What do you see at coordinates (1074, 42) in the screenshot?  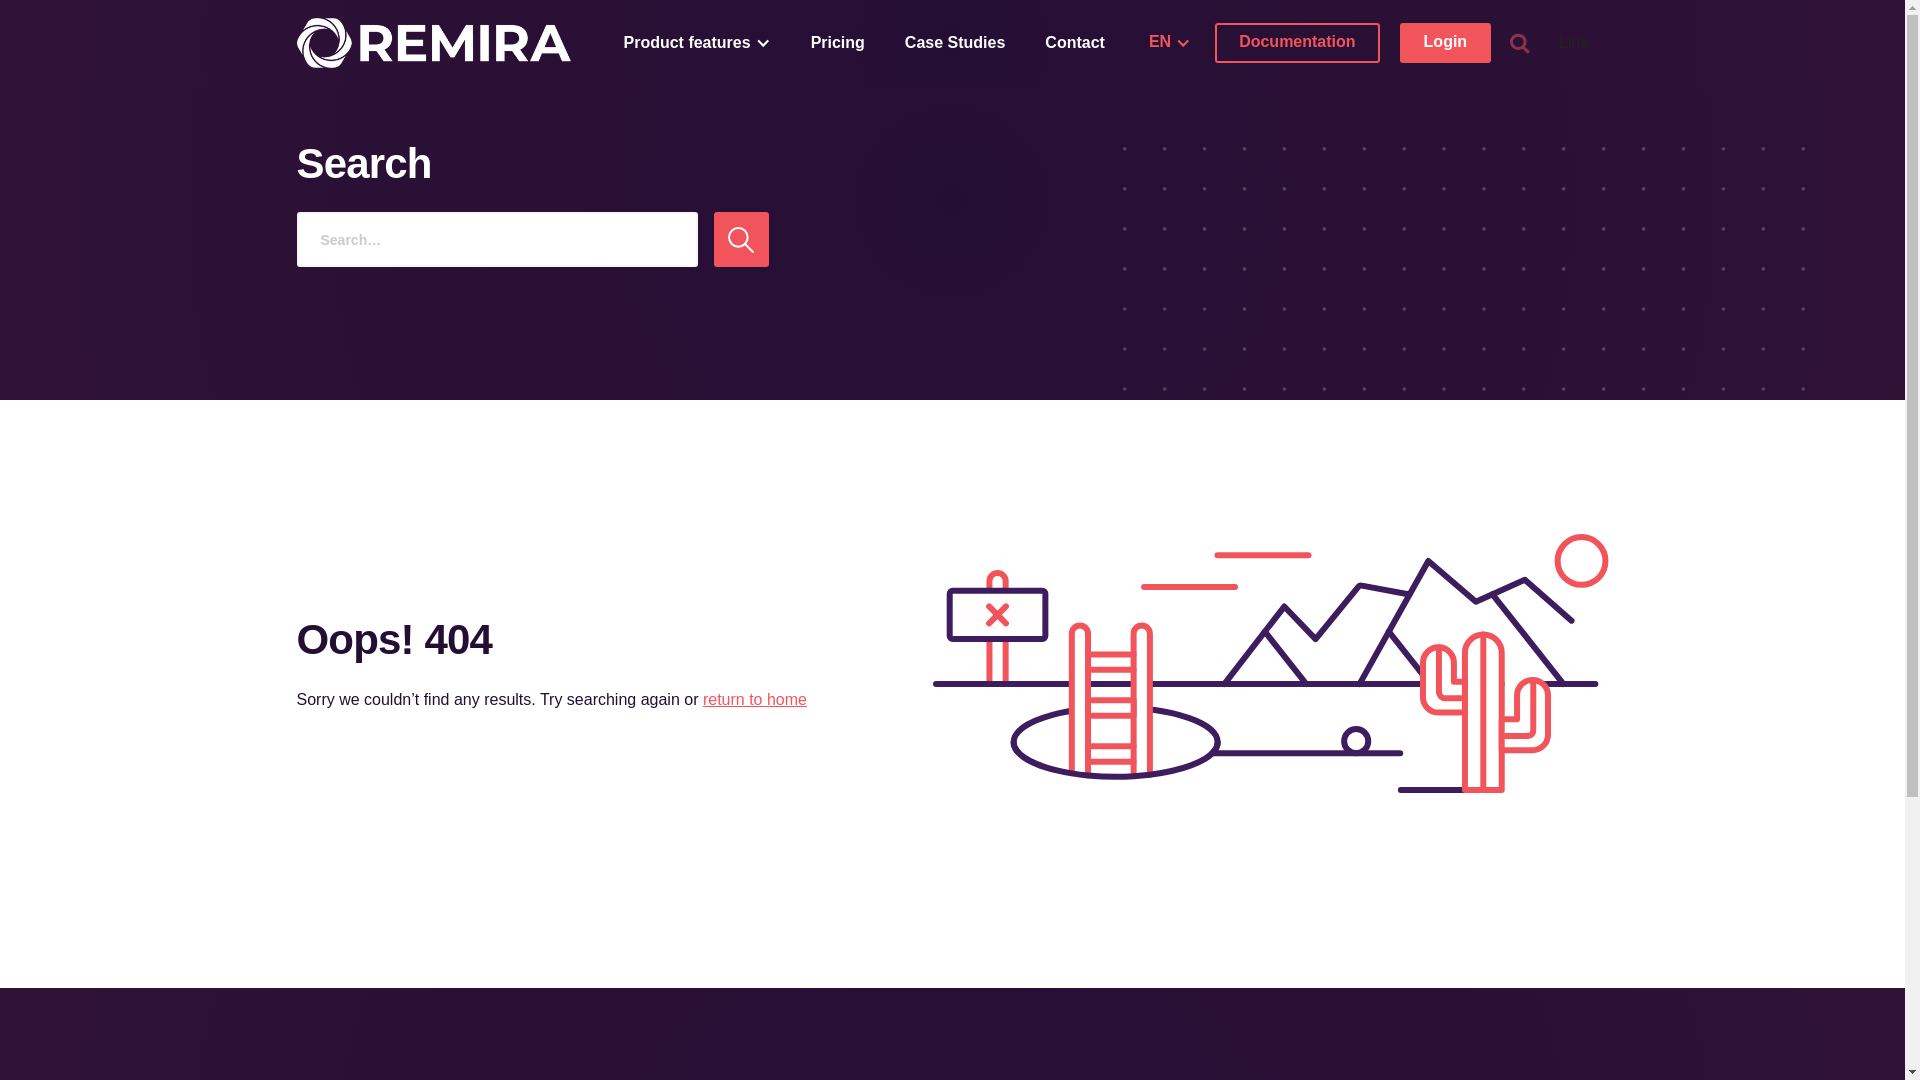 I see `'Contact'` at bounding box center [1074, 42].